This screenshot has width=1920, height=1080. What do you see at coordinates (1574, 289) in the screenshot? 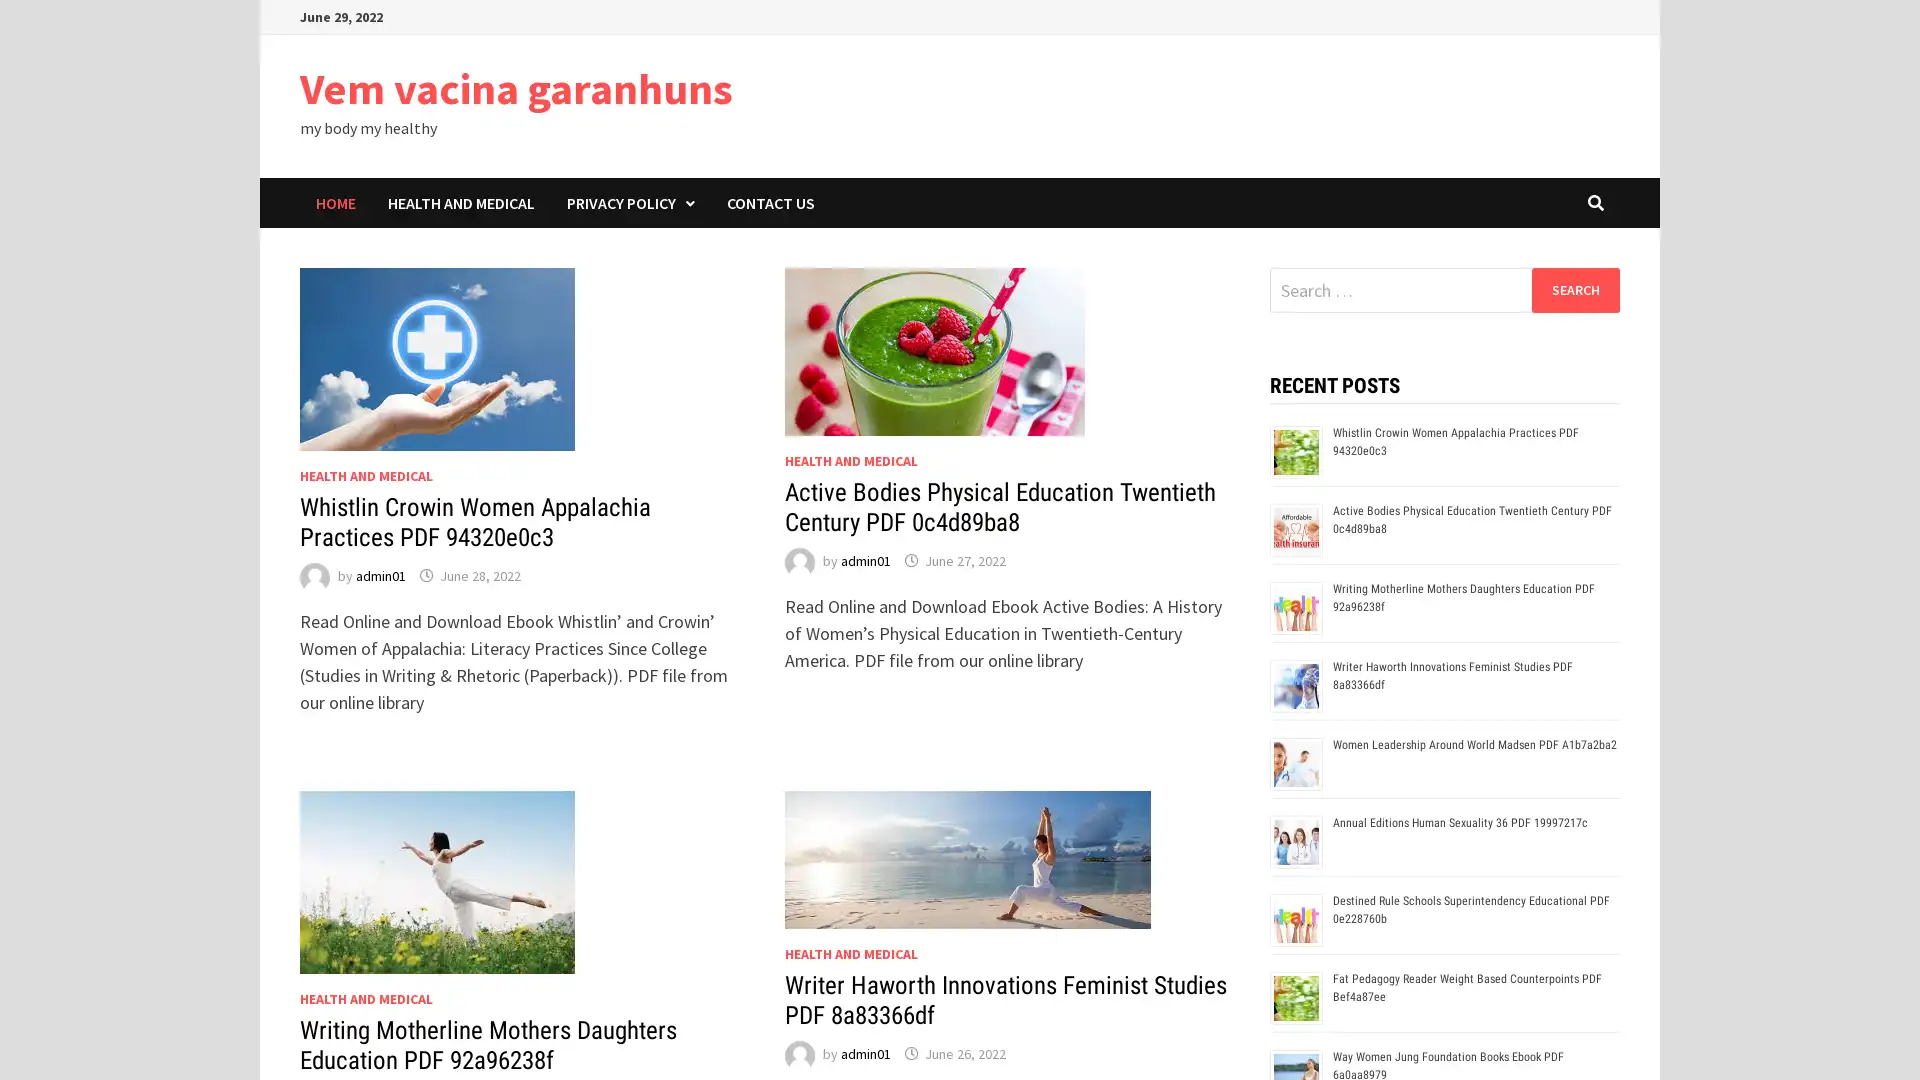
I see `Search` at bounding box center [1574, 289].